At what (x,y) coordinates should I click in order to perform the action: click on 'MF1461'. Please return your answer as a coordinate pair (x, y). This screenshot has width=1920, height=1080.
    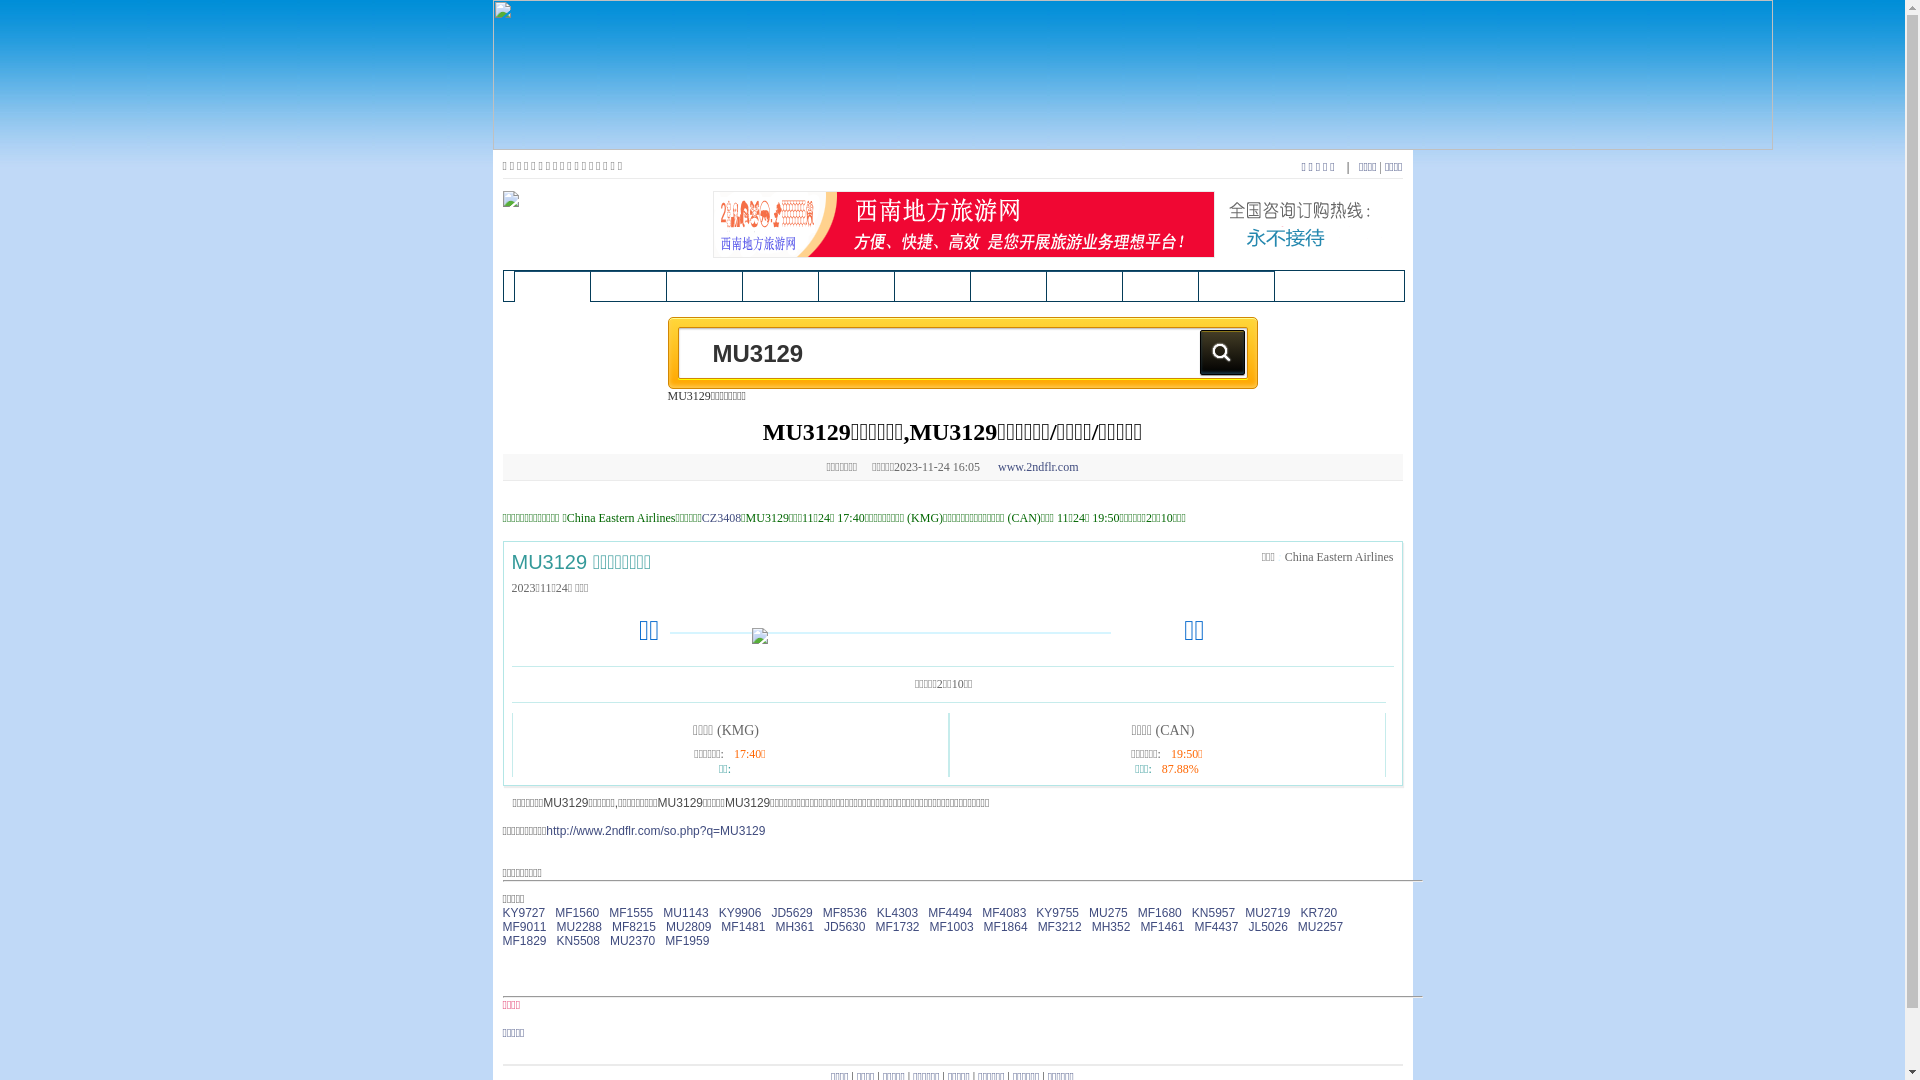
    Looking at the image, I should click on (1161, 926).